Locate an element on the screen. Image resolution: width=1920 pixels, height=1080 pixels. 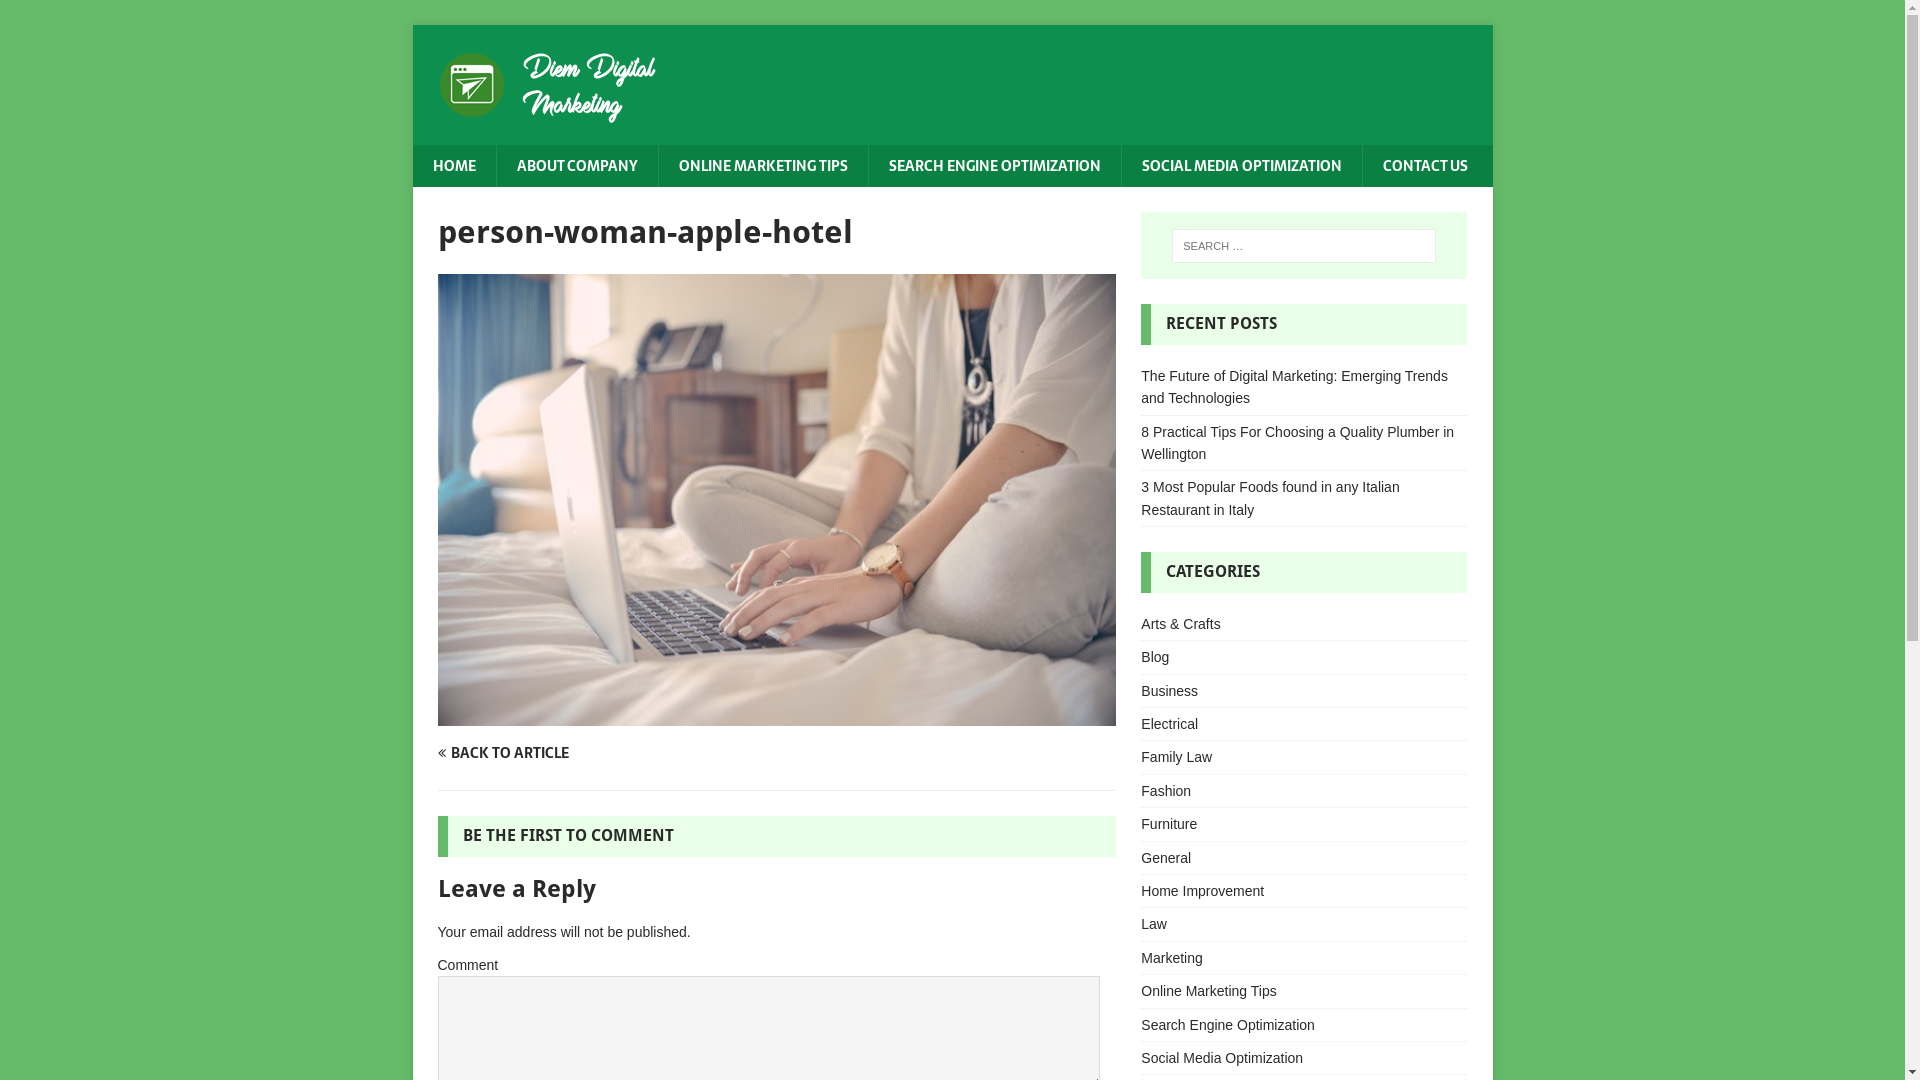
'HOME' is located at coordinates (452, 164).